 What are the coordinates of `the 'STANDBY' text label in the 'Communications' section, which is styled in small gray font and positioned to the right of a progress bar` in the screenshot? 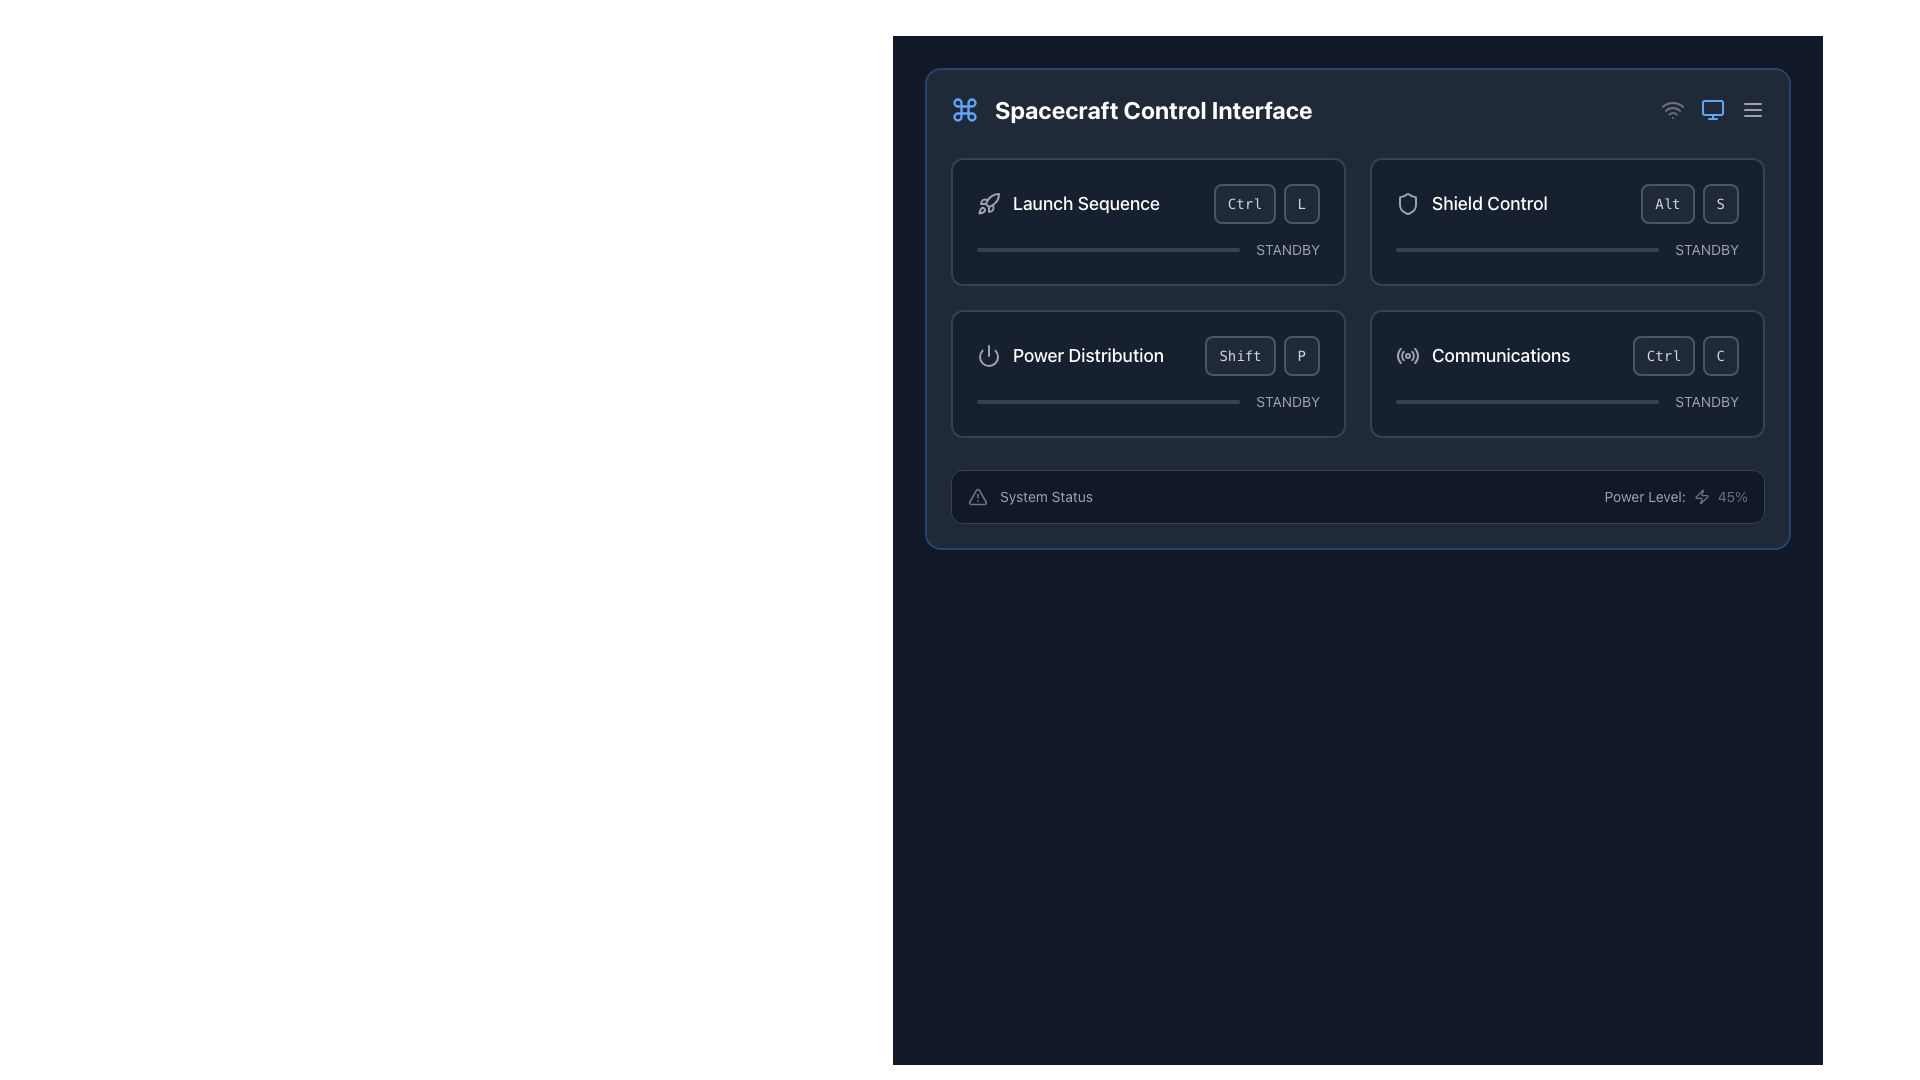 It's located at (1706, 401).